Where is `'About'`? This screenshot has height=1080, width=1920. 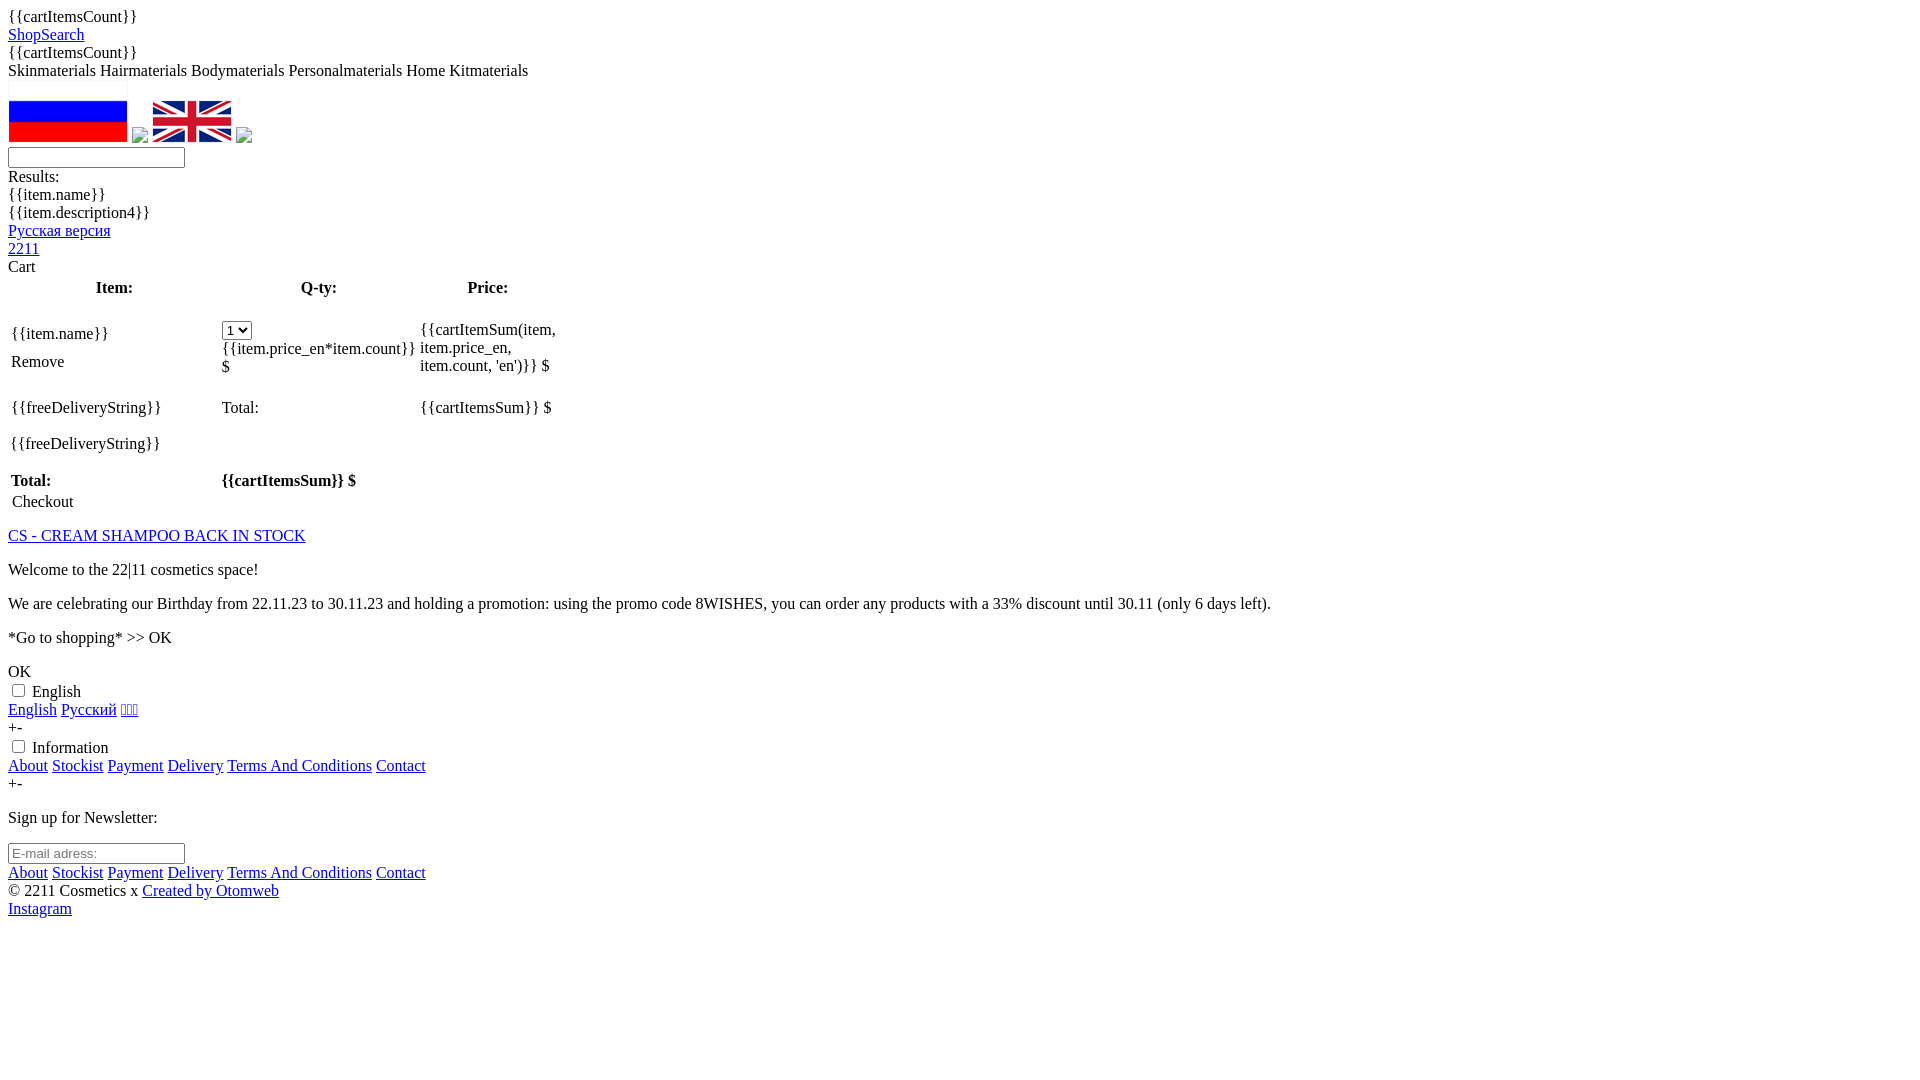 'About' is located at coordinates (28, 871).